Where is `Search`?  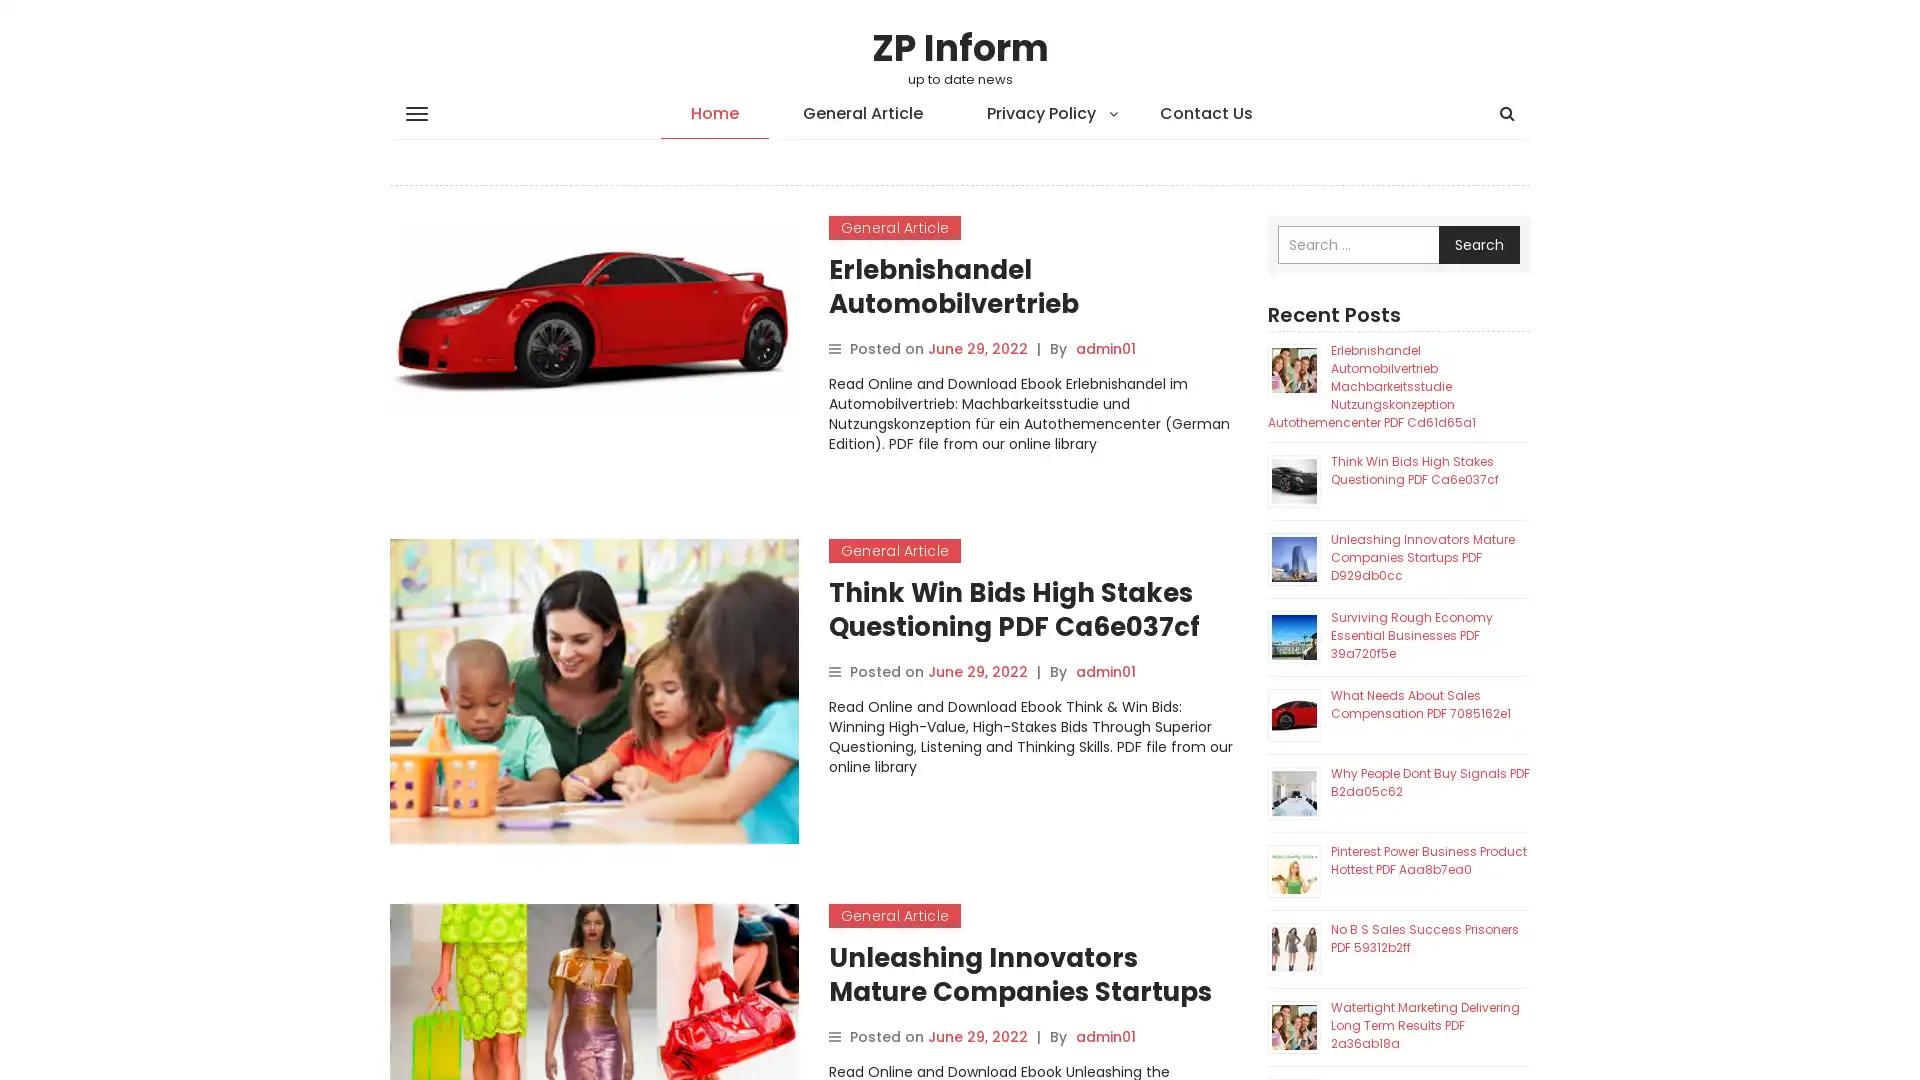 Search is located at coordinates (1479, 244).